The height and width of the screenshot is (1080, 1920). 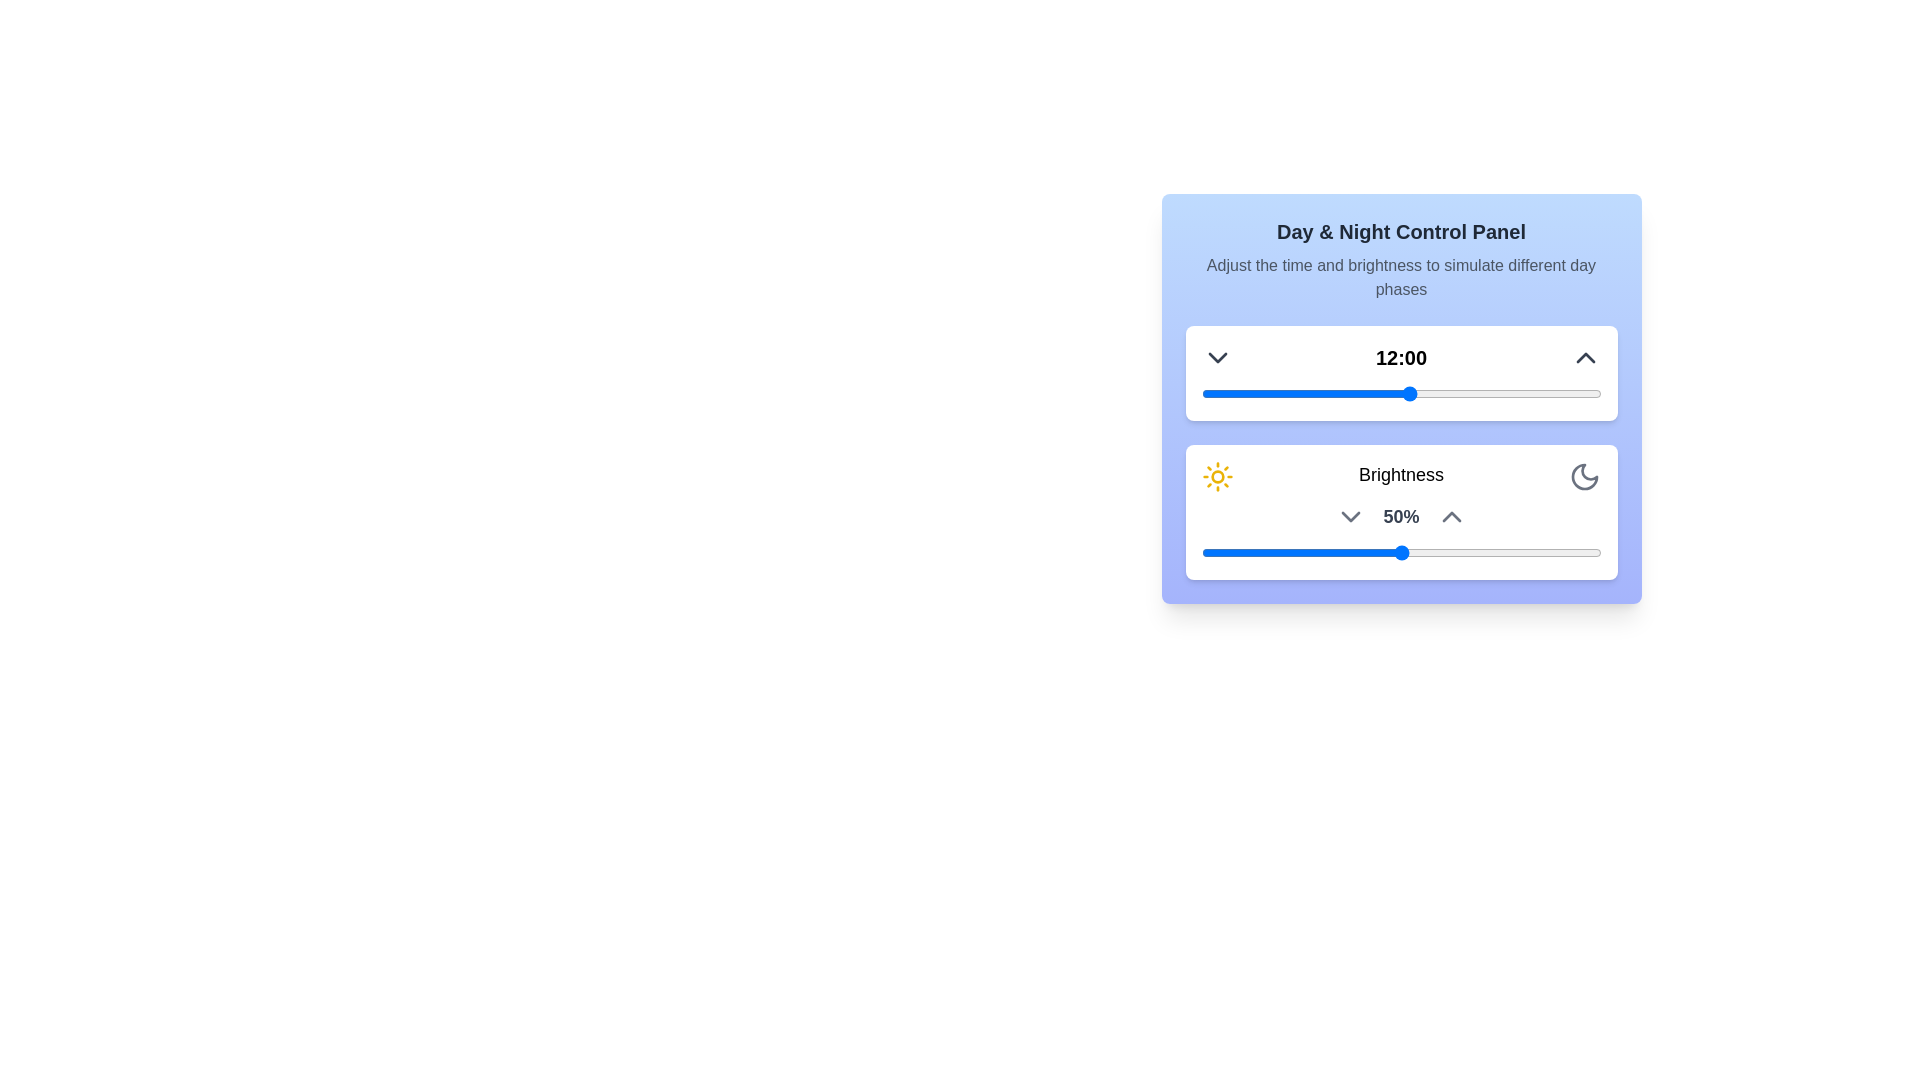 What do you see at coordinates (1216, 357) in the screenshot?
I see `the downward-pointing chevron icon located on the left-hand side of the top row in the white rectangular panel for tooltip or highlight effect` at bounding box center [1216, 357].